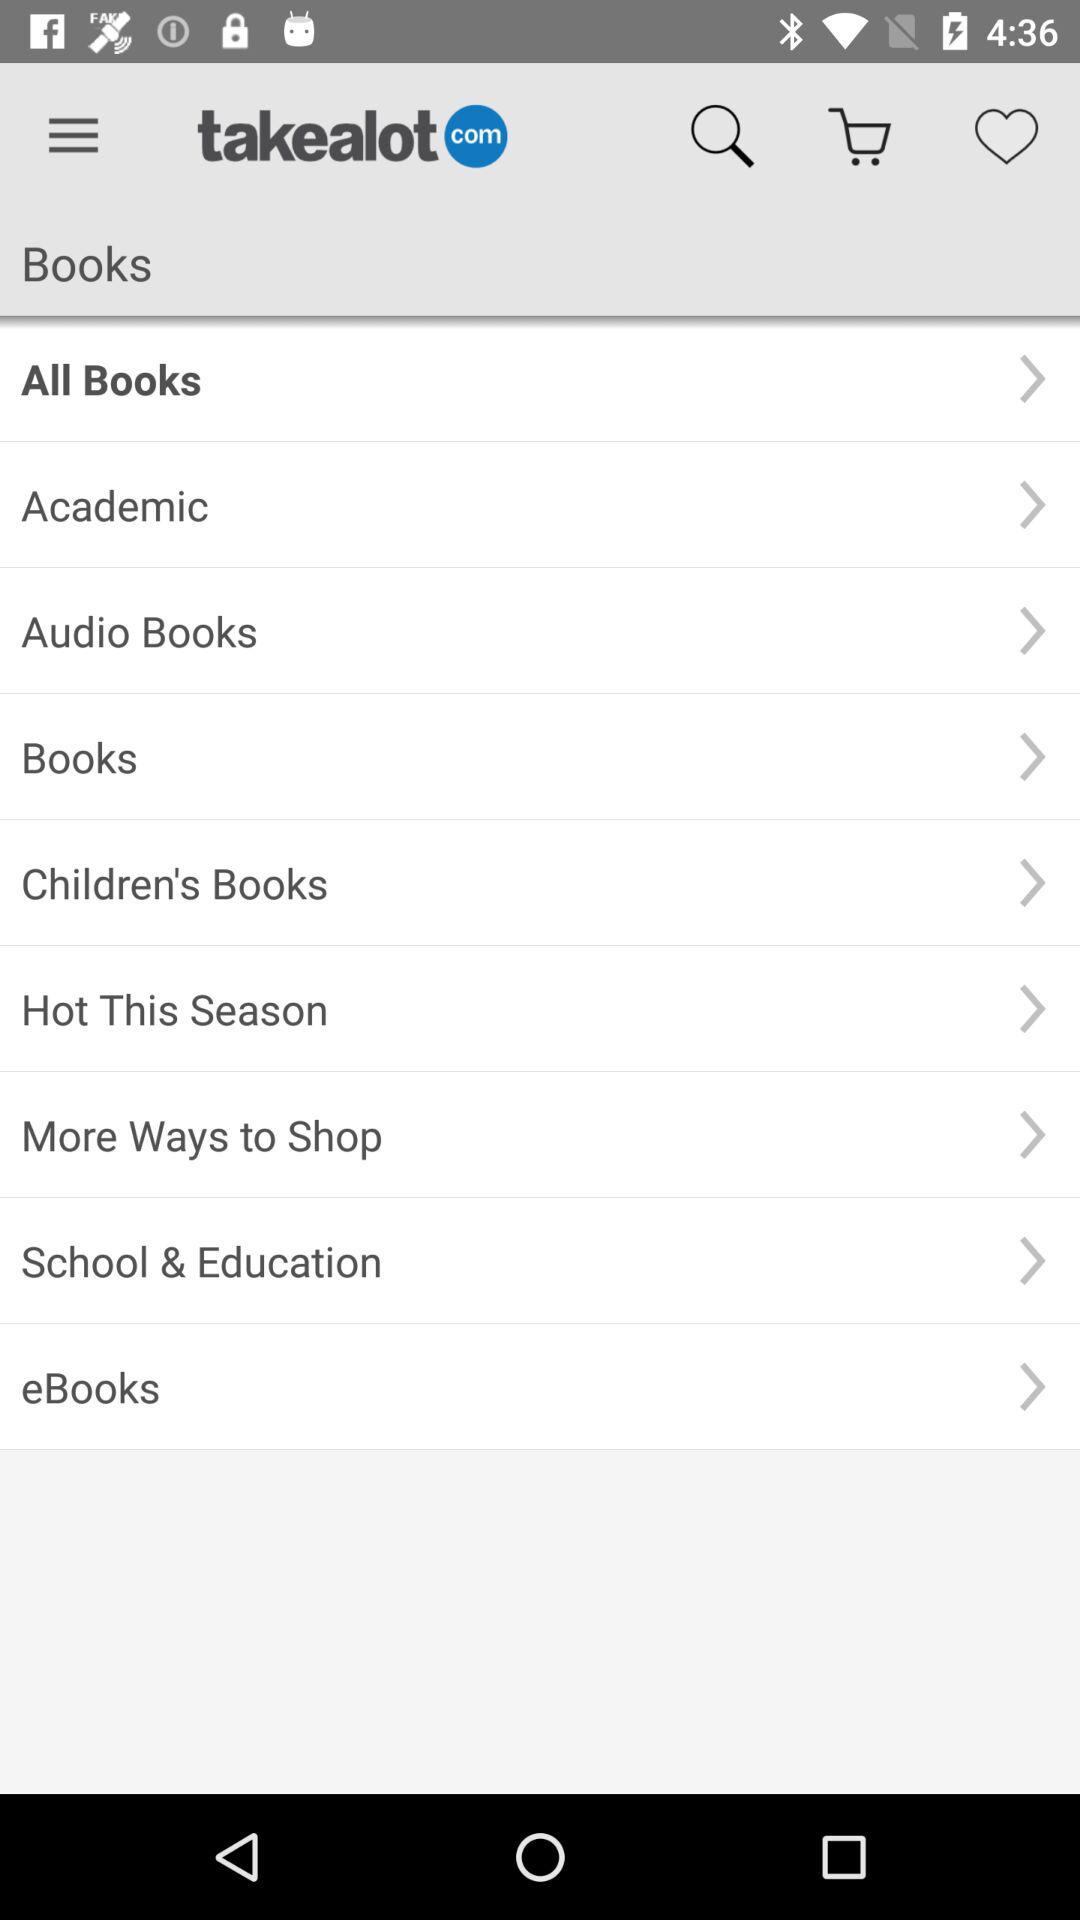 Image resolution: width=1080 pixels, height=1920 pixels. Describe the element at coordinates (502, 1134) in the screenshot. I see `the more ways to icon` at that location.